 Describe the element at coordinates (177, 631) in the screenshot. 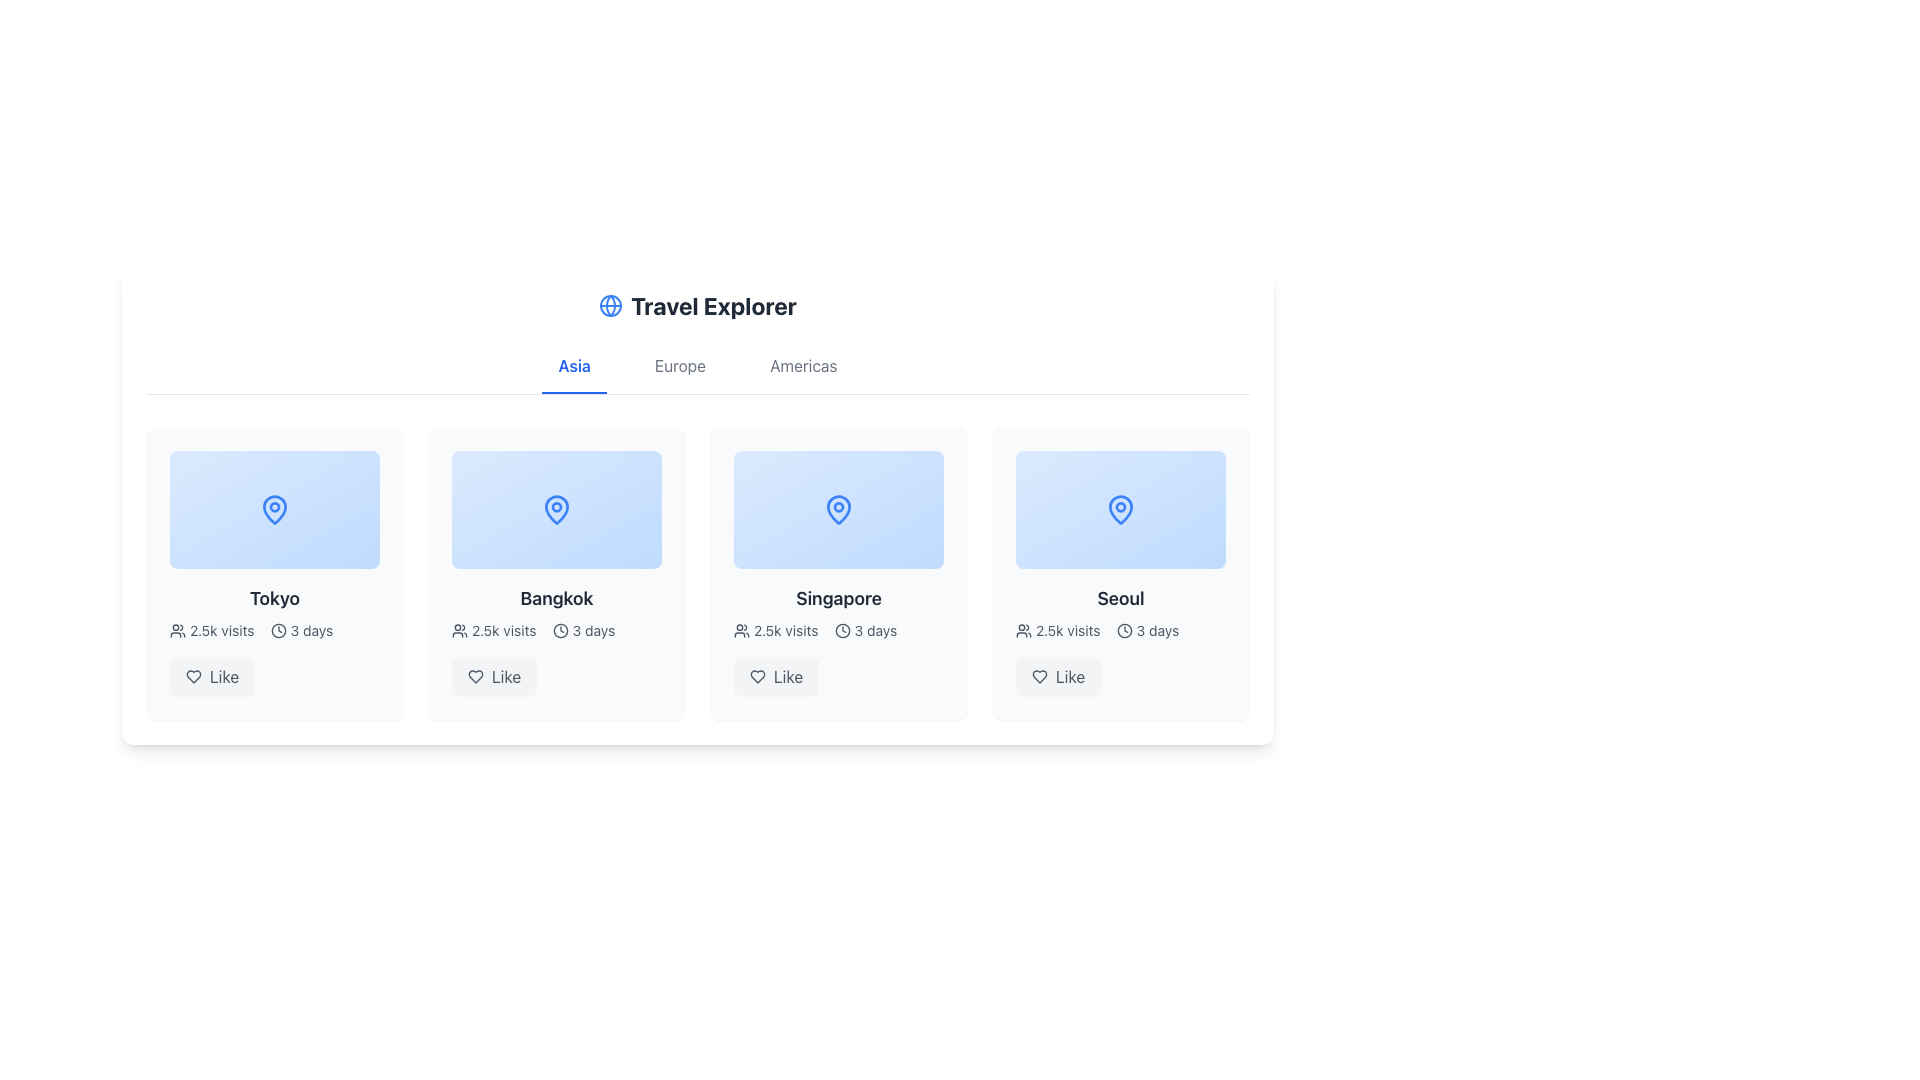

I see `the icon representing a group of people within the first trip card under the 'Asia' category, located to the left of the text '2.5k visits'` at that location.